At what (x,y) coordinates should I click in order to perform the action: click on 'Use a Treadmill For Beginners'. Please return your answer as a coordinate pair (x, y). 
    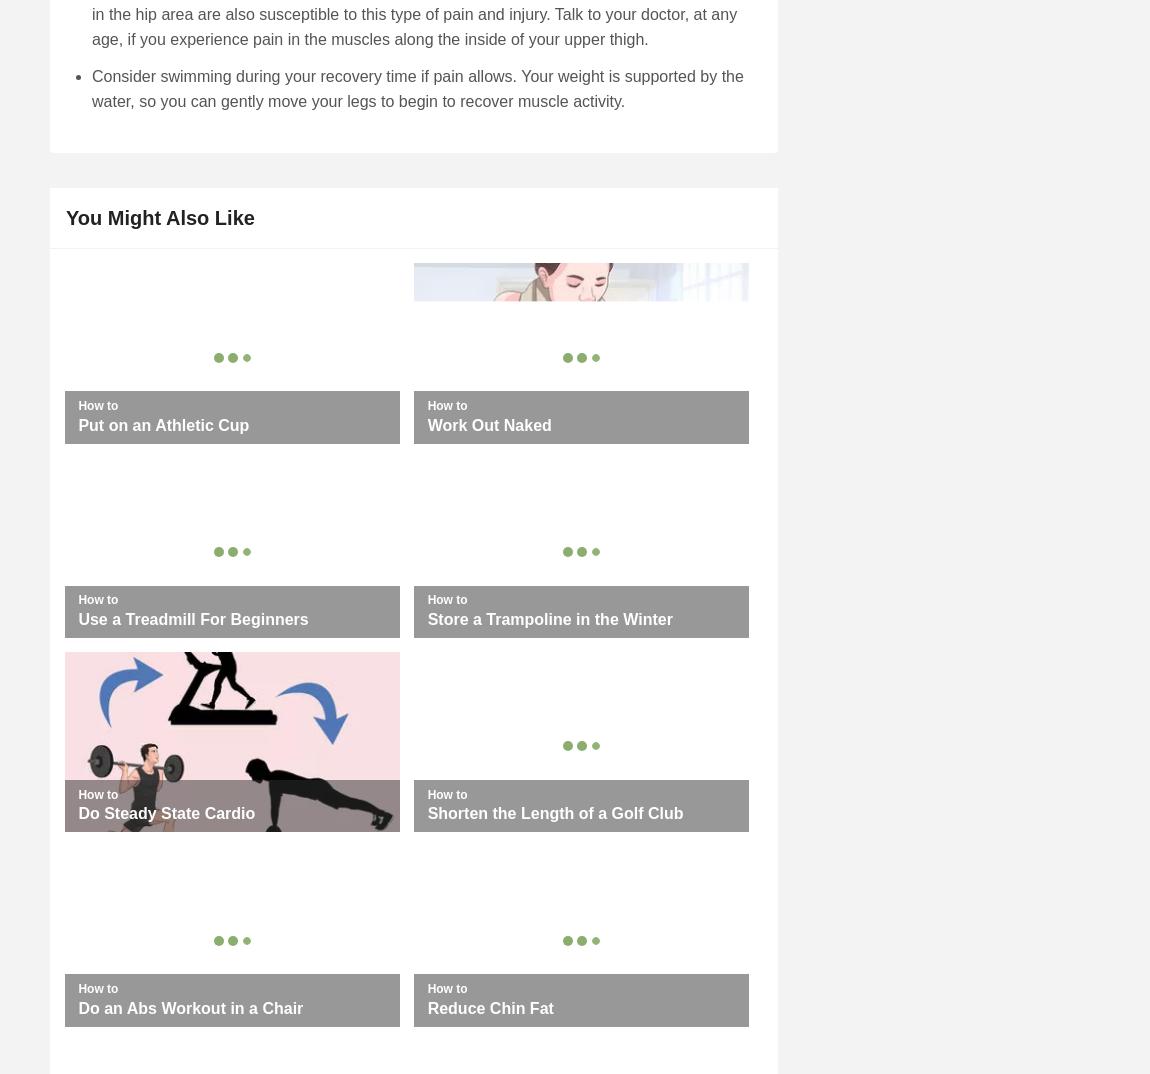
    Looking at the image, I should click on (191, 619).